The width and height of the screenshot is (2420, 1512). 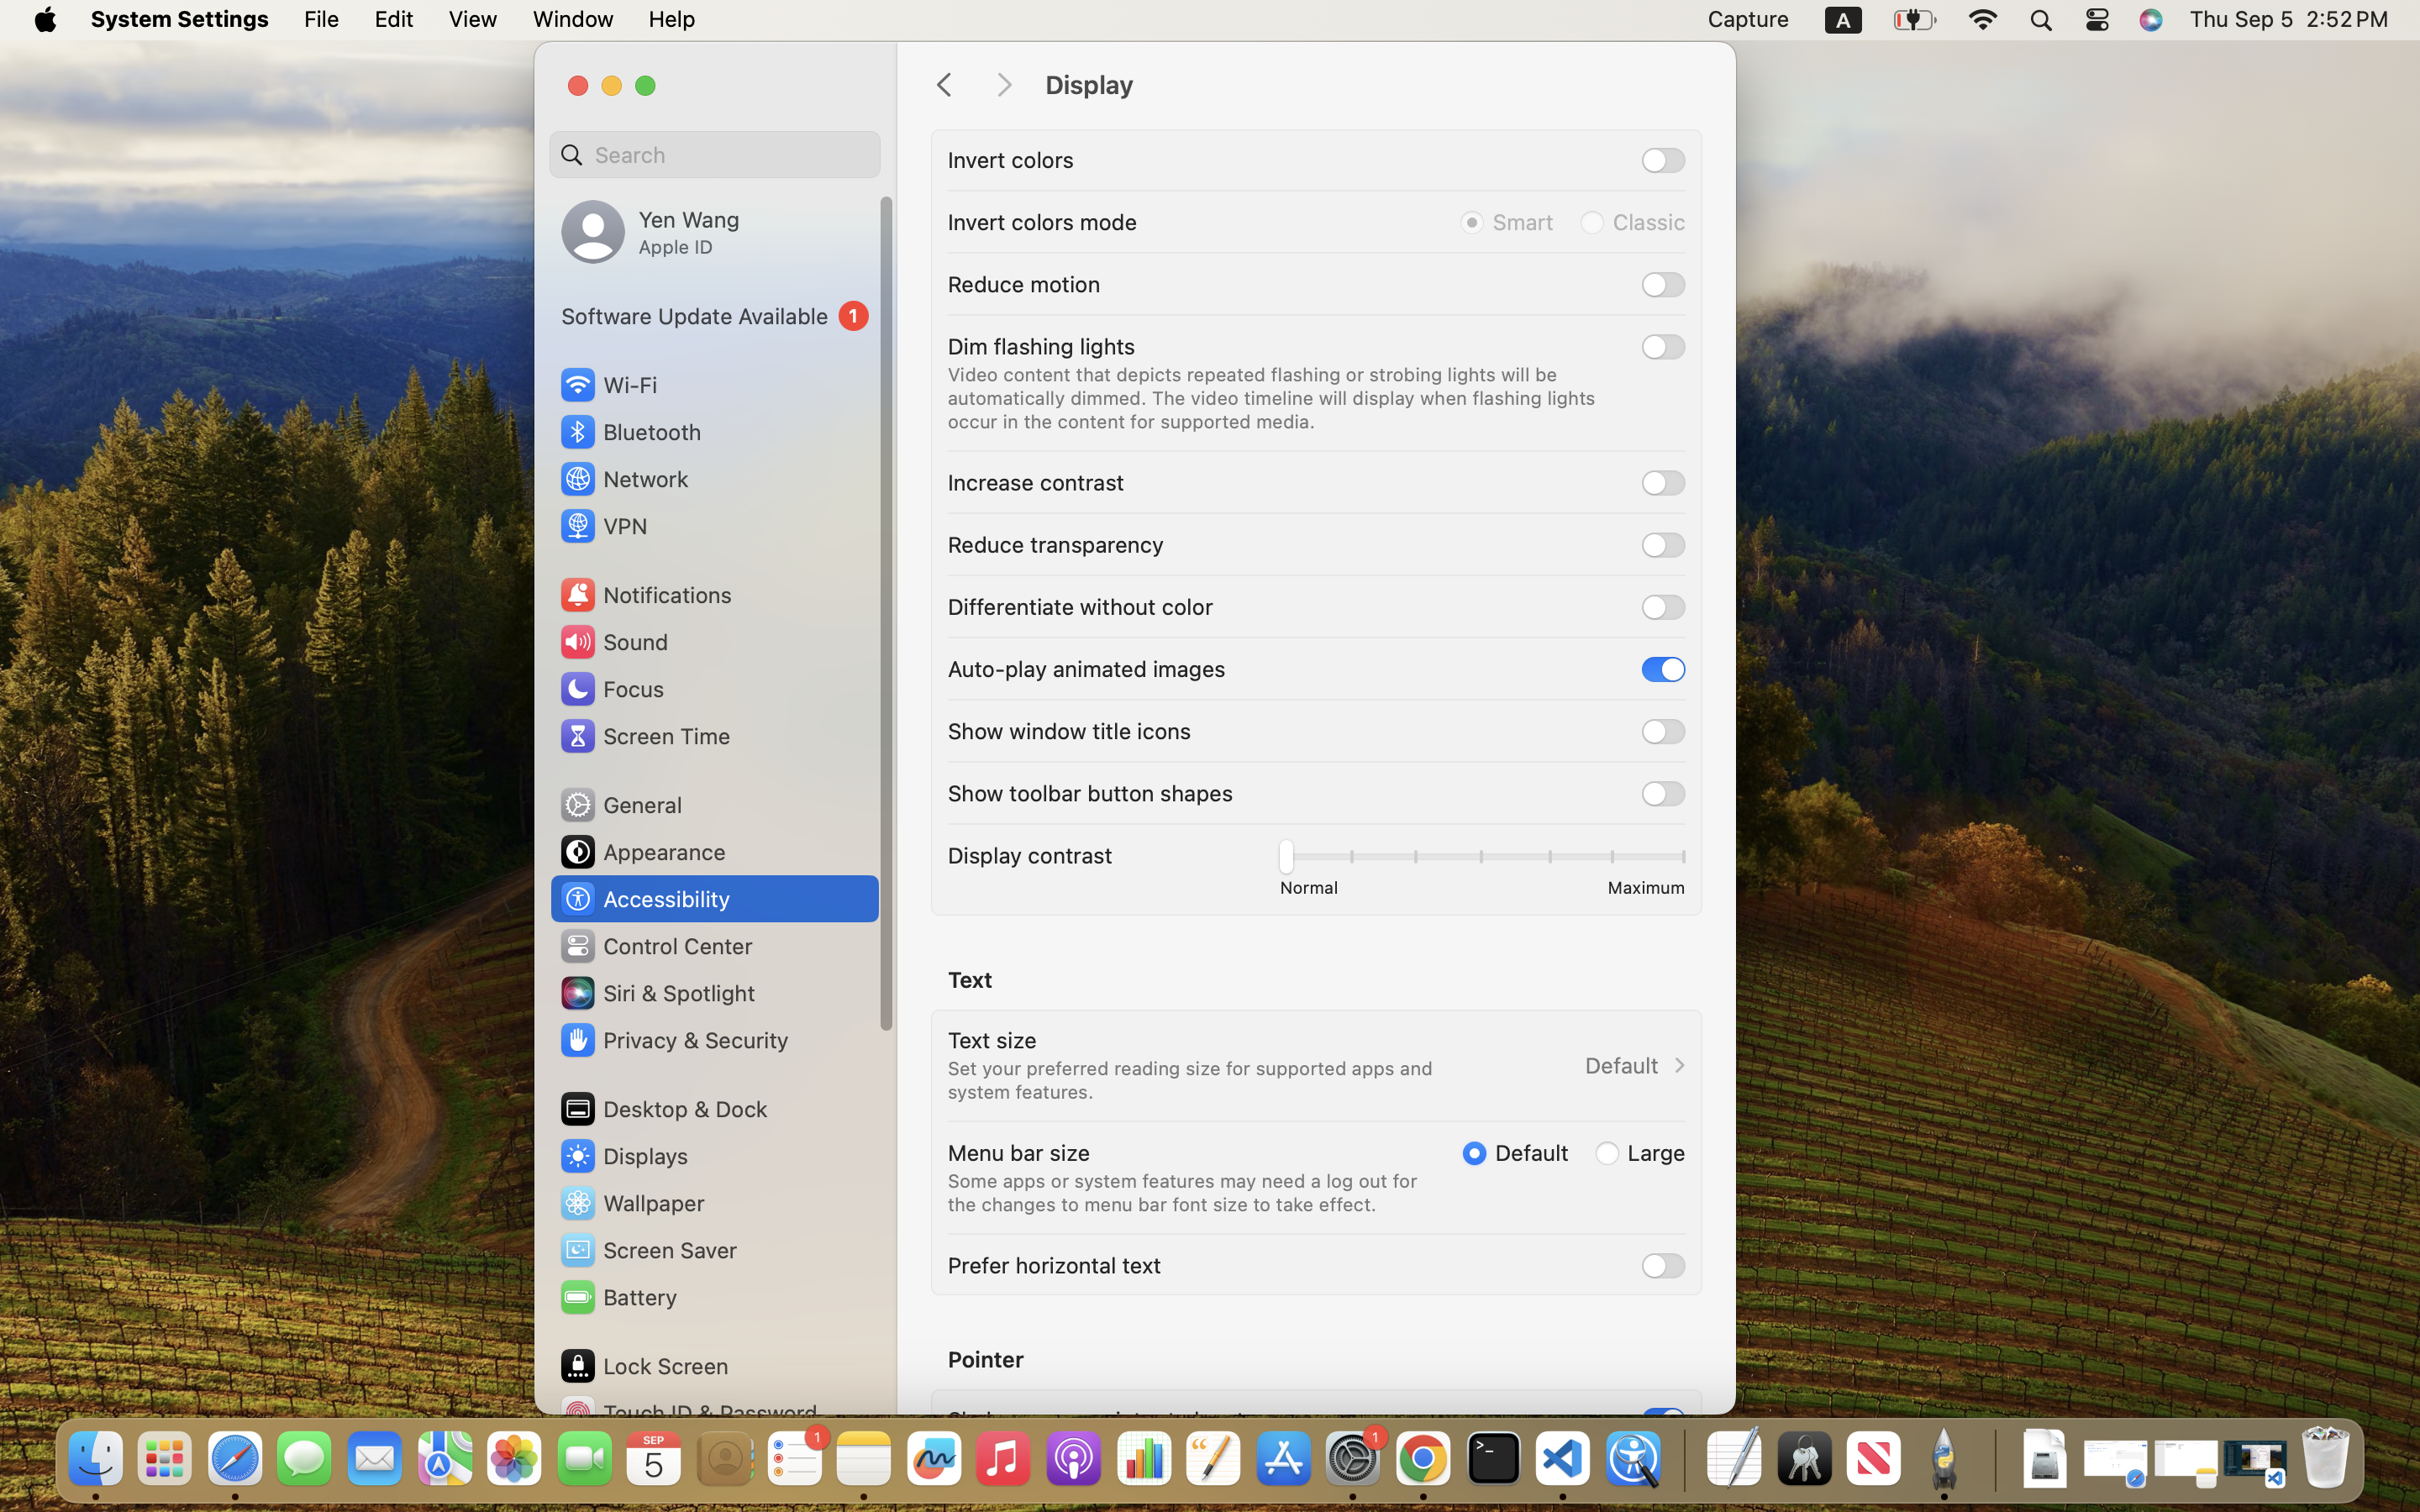 What do you see at coordinates (671, 1039) in the screenshot?
I see `'Privacy & Security'` at bounding box center [671, 1039].